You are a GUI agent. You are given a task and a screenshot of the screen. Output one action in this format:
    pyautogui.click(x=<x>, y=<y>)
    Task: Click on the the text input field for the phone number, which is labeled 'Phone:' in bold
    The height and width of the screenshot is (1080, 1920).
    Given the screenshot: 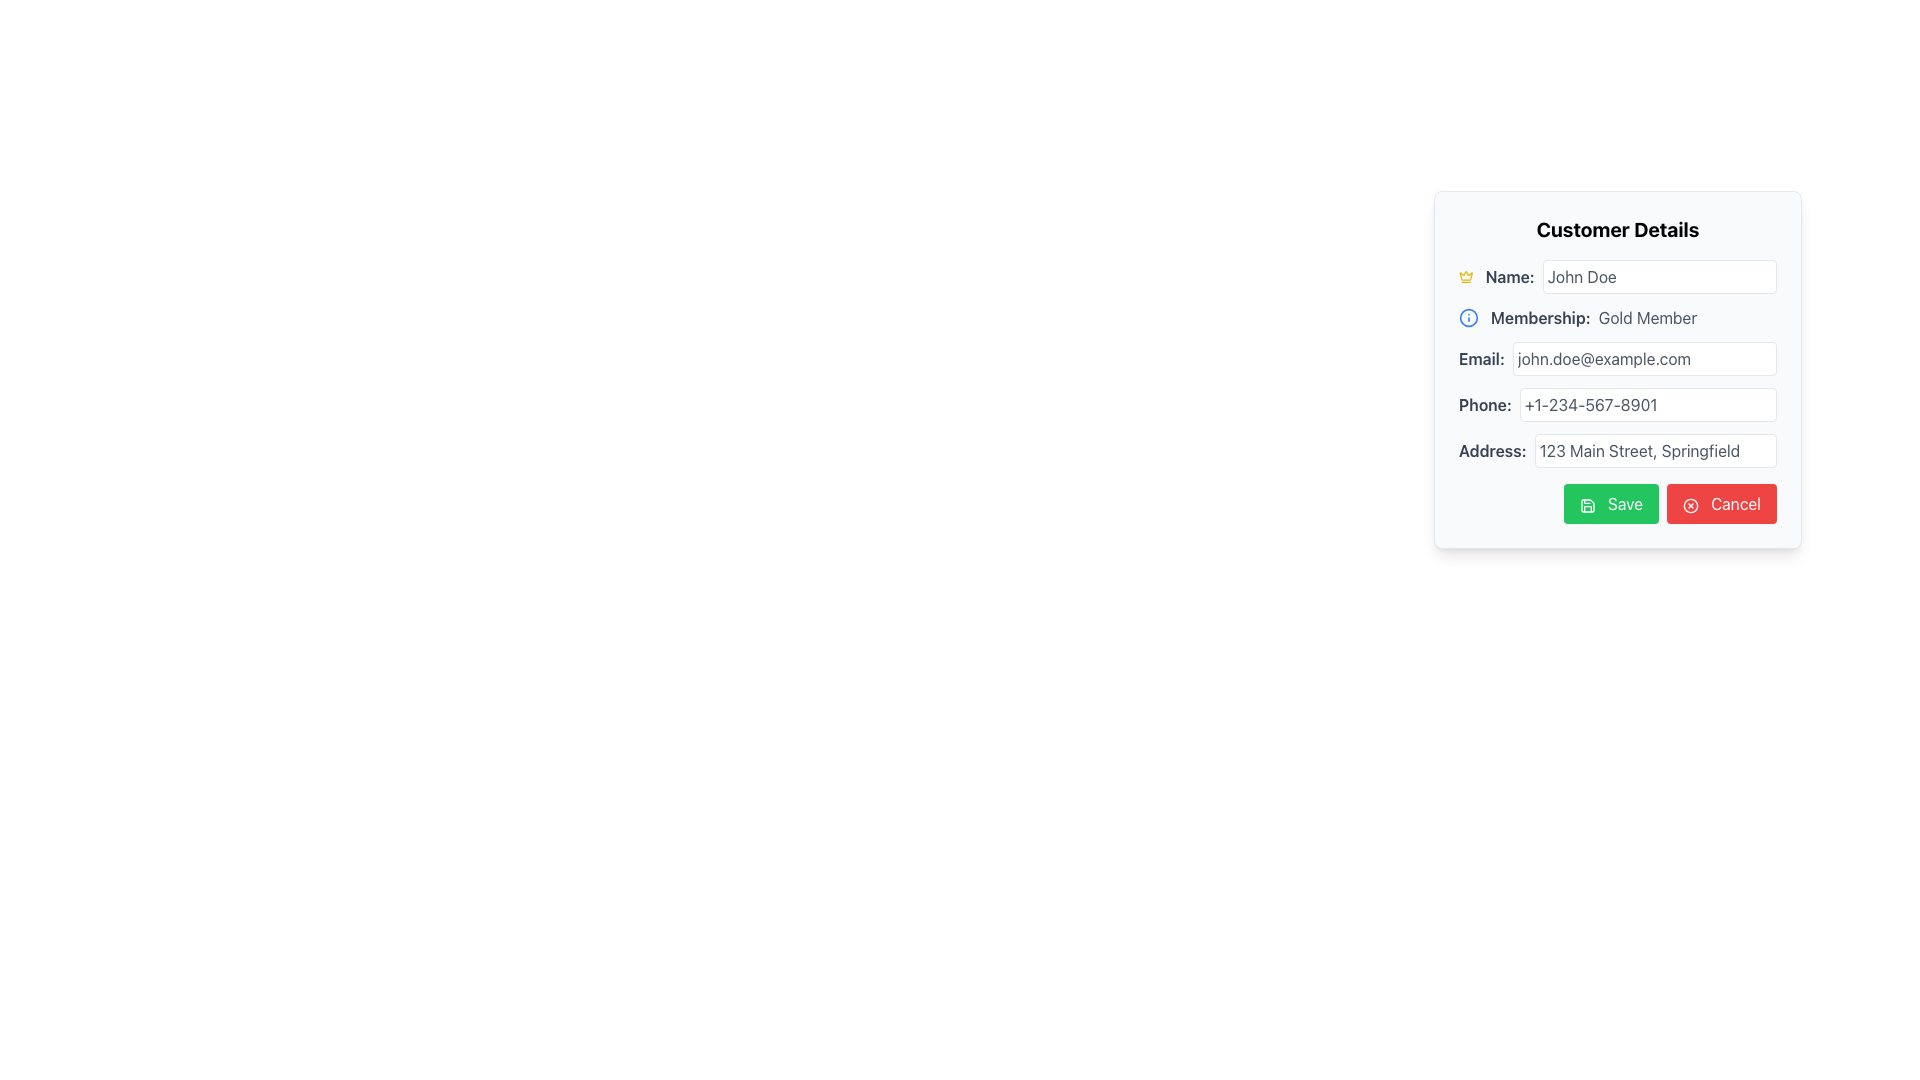 What is the action you would take?
    pyautogui.click(x=1617, y=405)
    